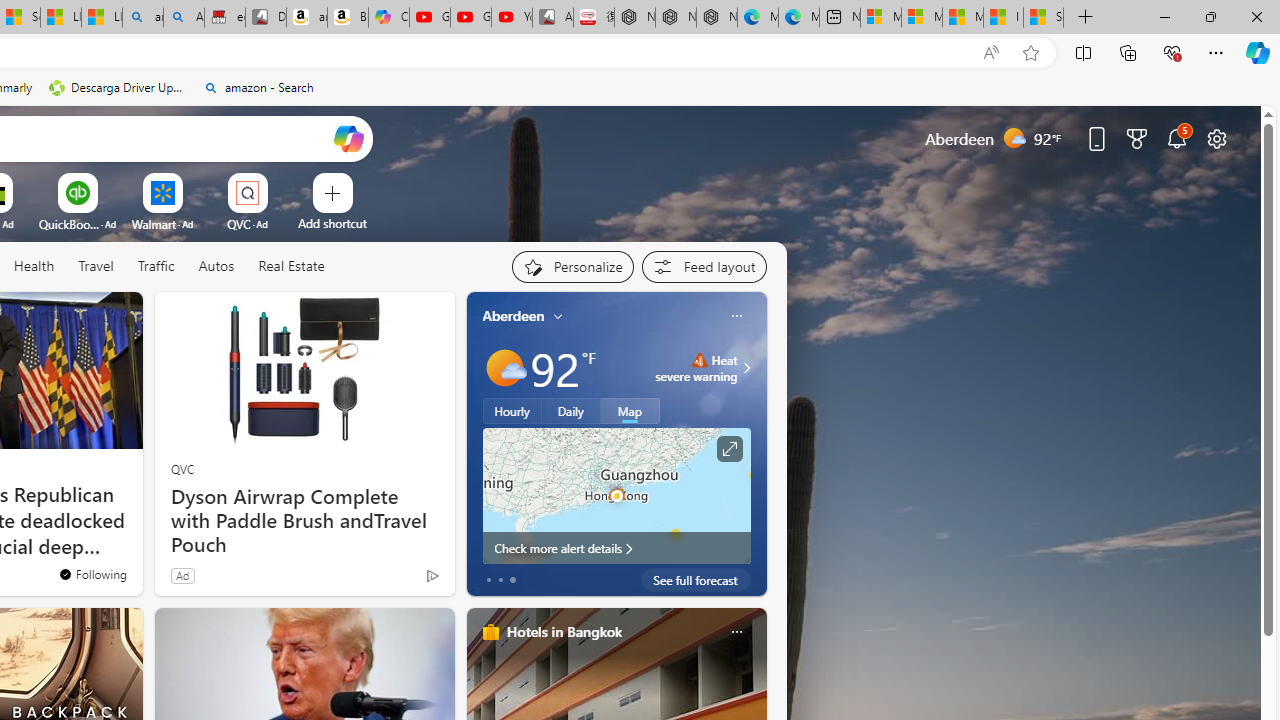 Image resolution: width=1280 pixels, height=720 pixels. I want to click on 'Feed settings', so click(704, 266).